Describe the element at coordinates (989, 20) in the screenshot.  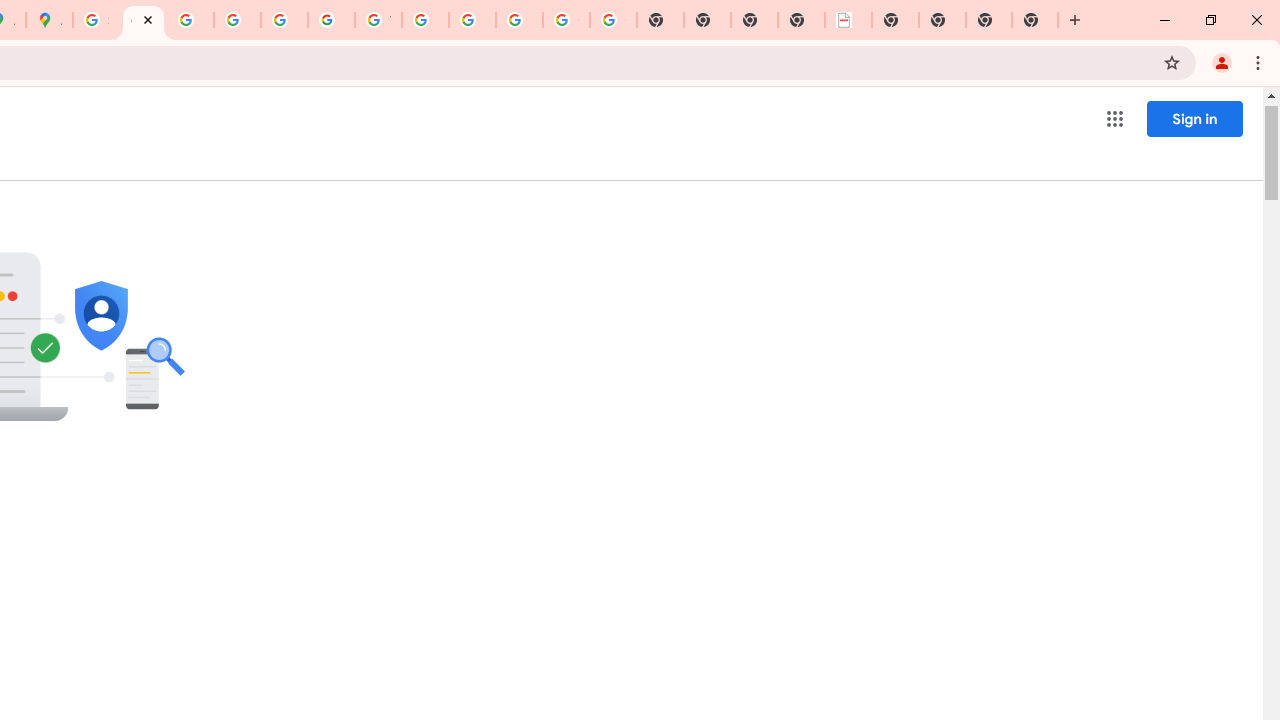
I see `'New Tab'` at that location.